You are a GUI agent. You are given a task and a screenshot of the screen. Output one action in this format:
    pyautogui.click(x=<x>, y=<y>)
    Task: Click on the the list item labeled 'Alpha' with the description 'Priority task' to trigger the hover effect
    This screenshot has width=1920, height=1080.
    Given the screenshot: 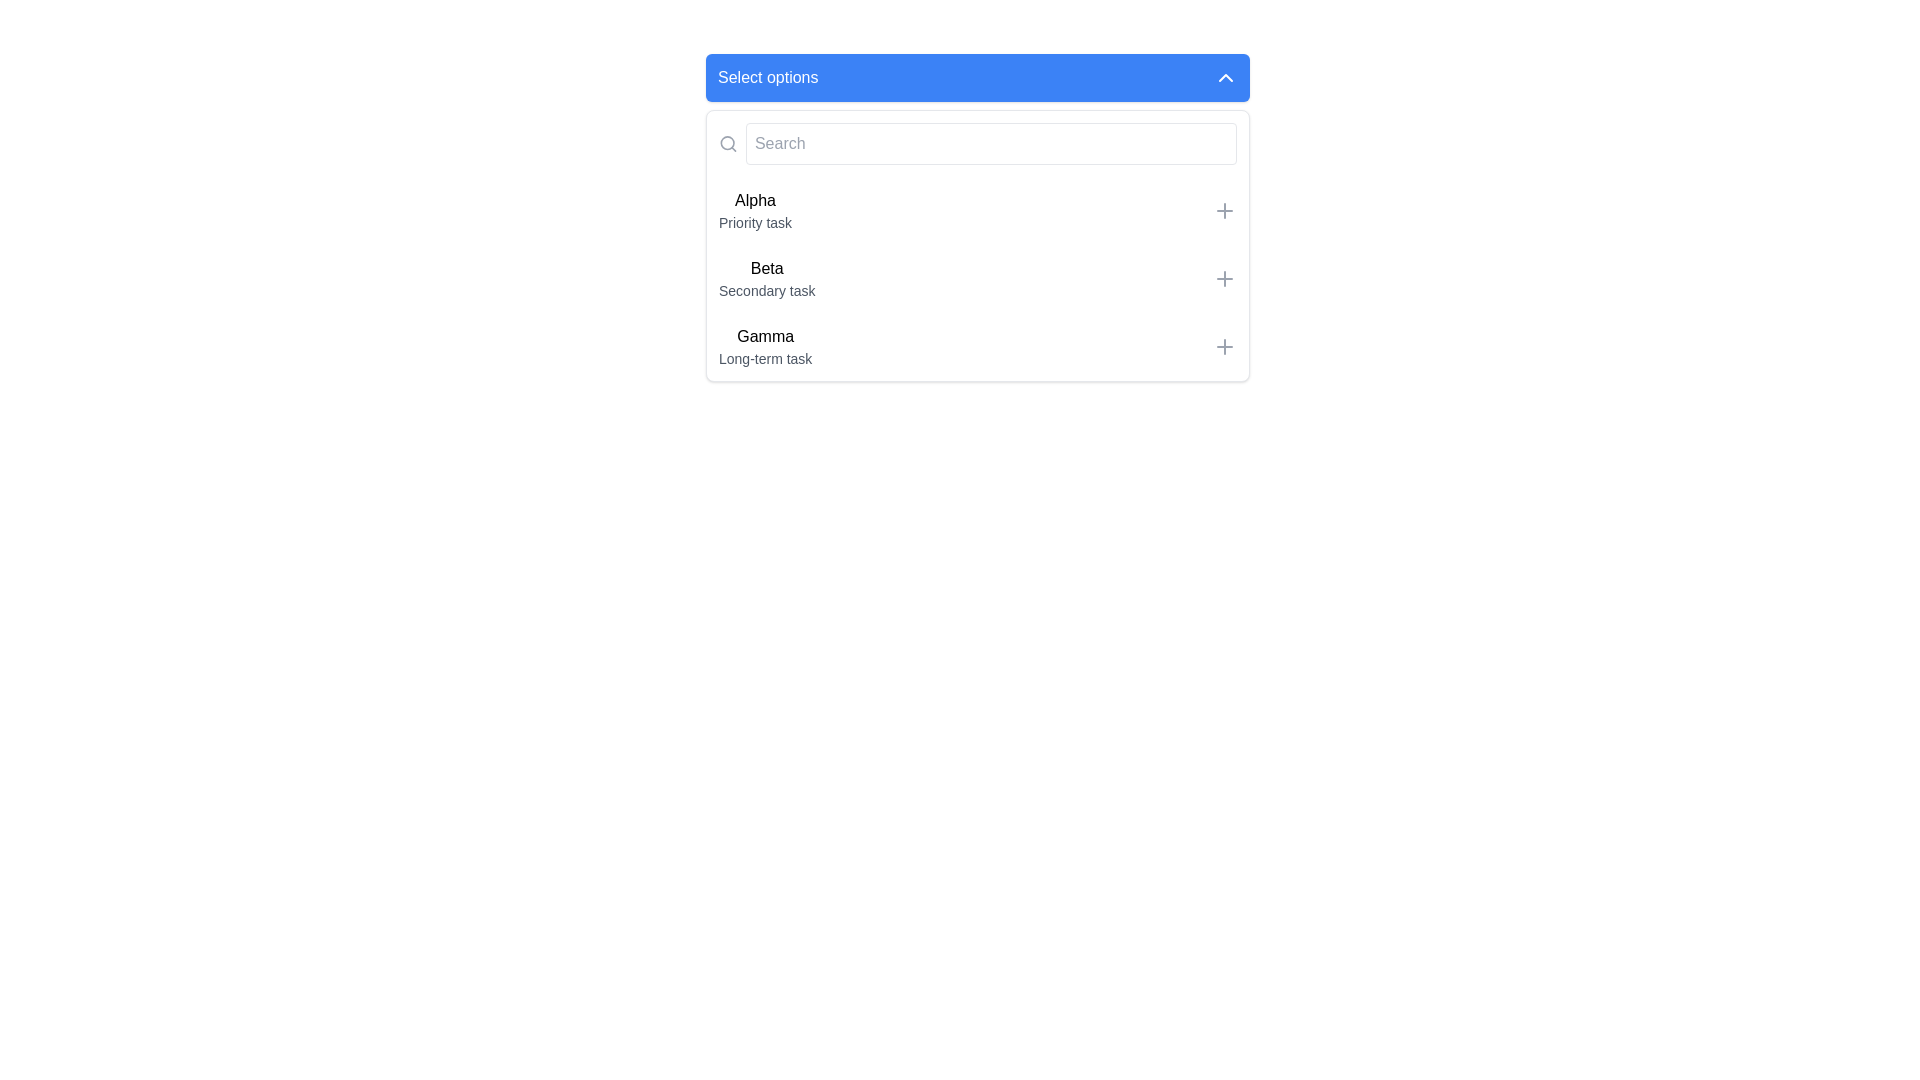 What is the action you would take?
    pyautogui.click(x=754, y=211)
    